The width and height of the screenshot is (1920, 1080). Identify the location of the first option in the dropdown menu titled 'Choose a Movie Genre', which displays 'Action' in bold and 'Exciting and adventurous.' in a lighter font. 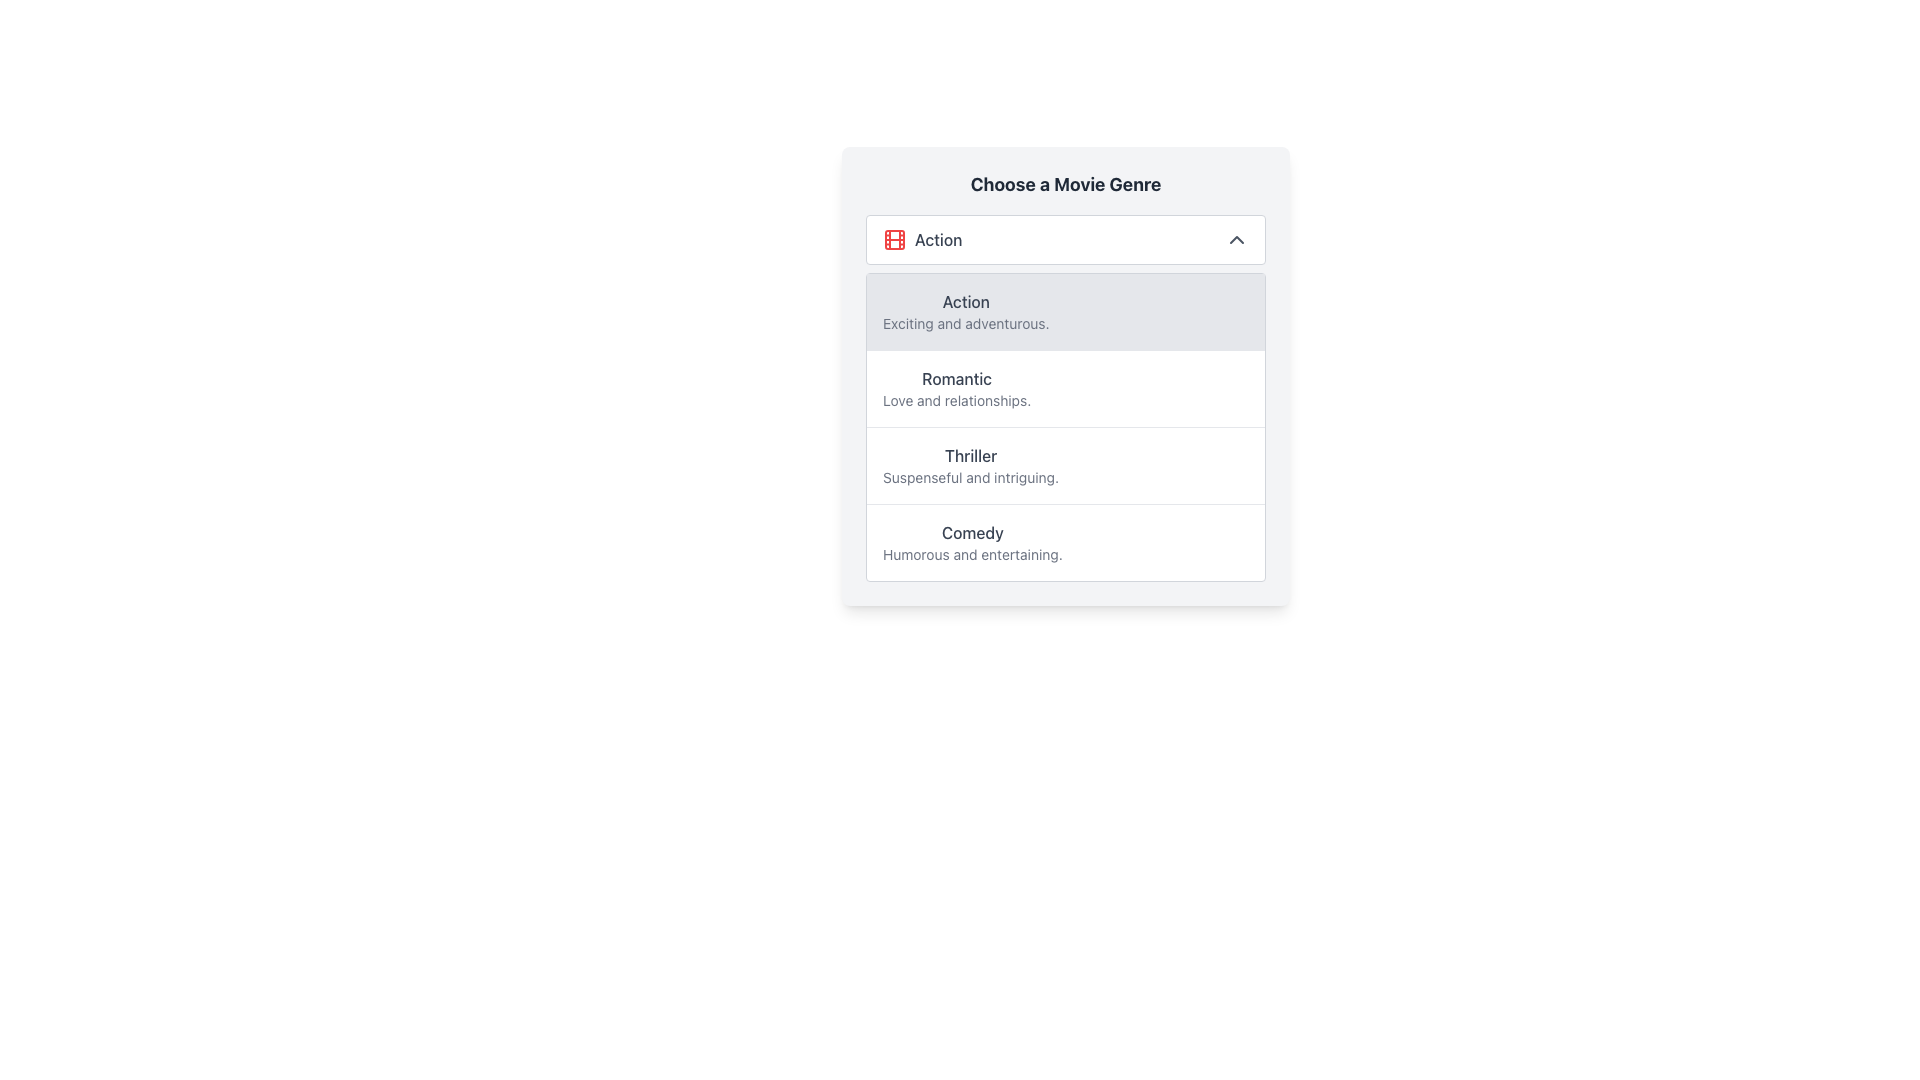
(966, 312).